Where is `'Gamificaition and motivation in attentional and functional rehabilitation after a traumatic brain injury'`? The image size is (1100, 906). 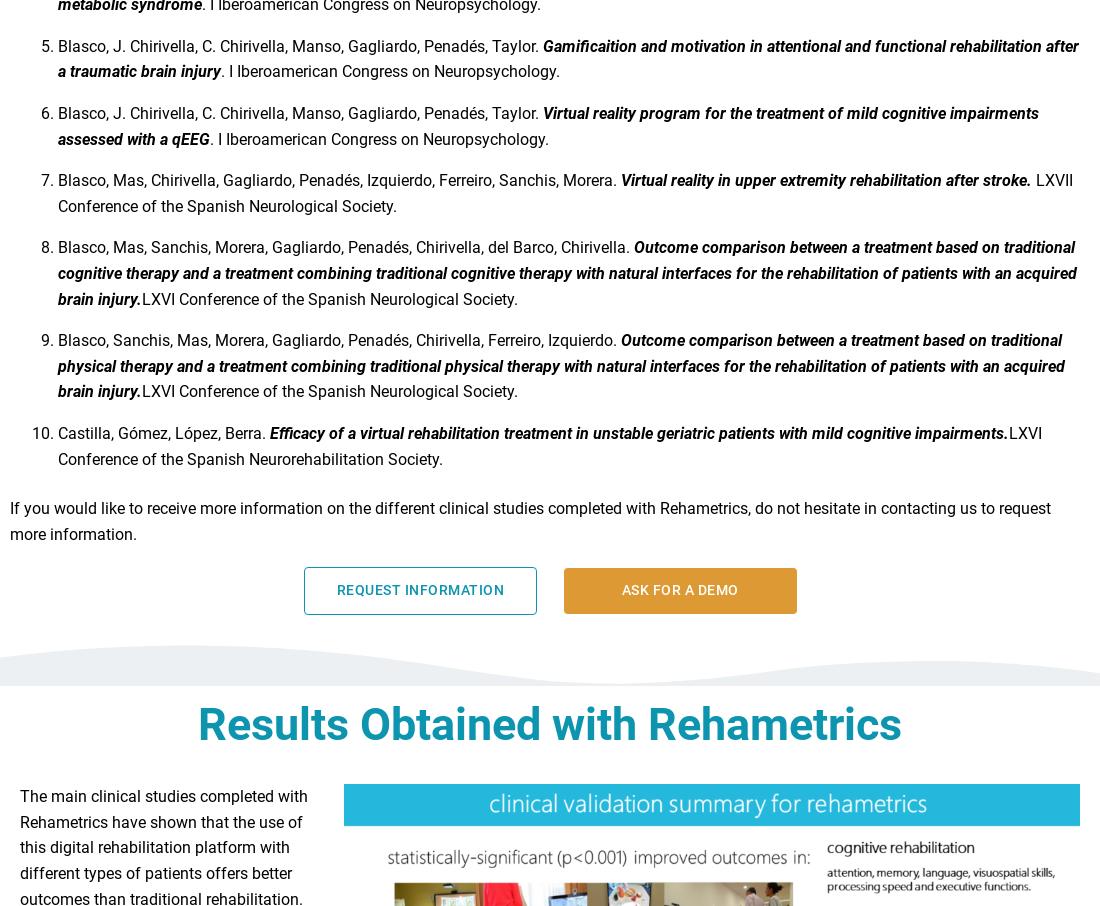 'Gamificaition and motivation in attentional and functional rehabilitation after a traumatic brain injury' is located at coordinates (567, 67).